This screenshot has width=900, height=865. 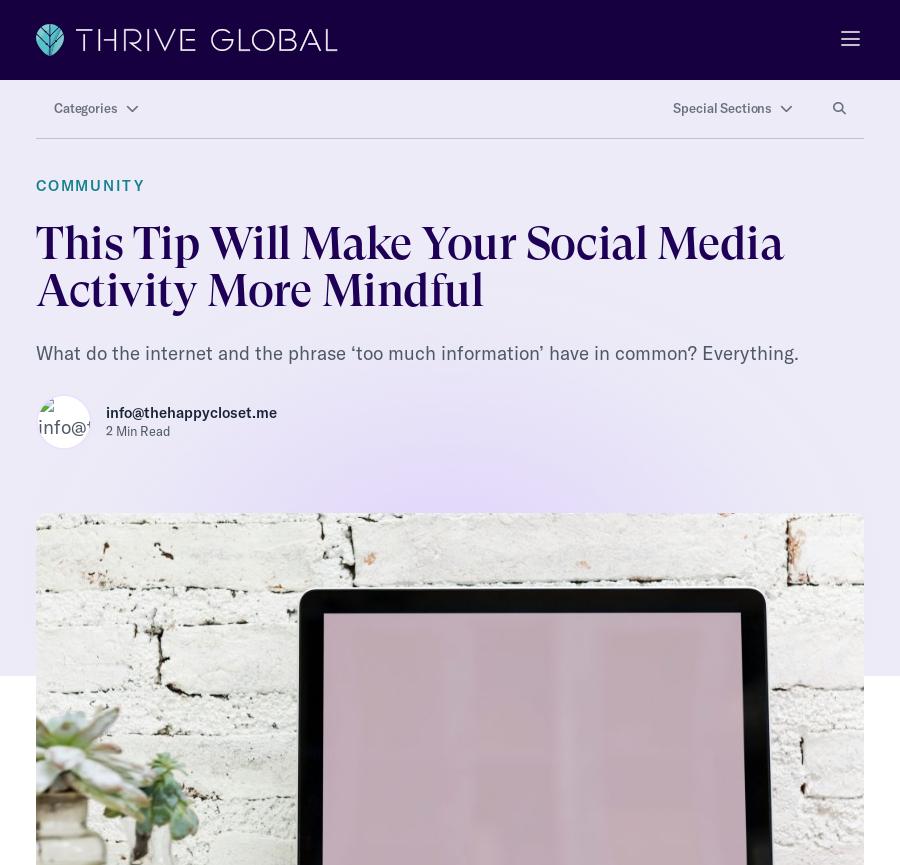 What do you see at coordinates (61, 774) in the screenshot?
I see `'Stories'` at bounding box center [61, 774].